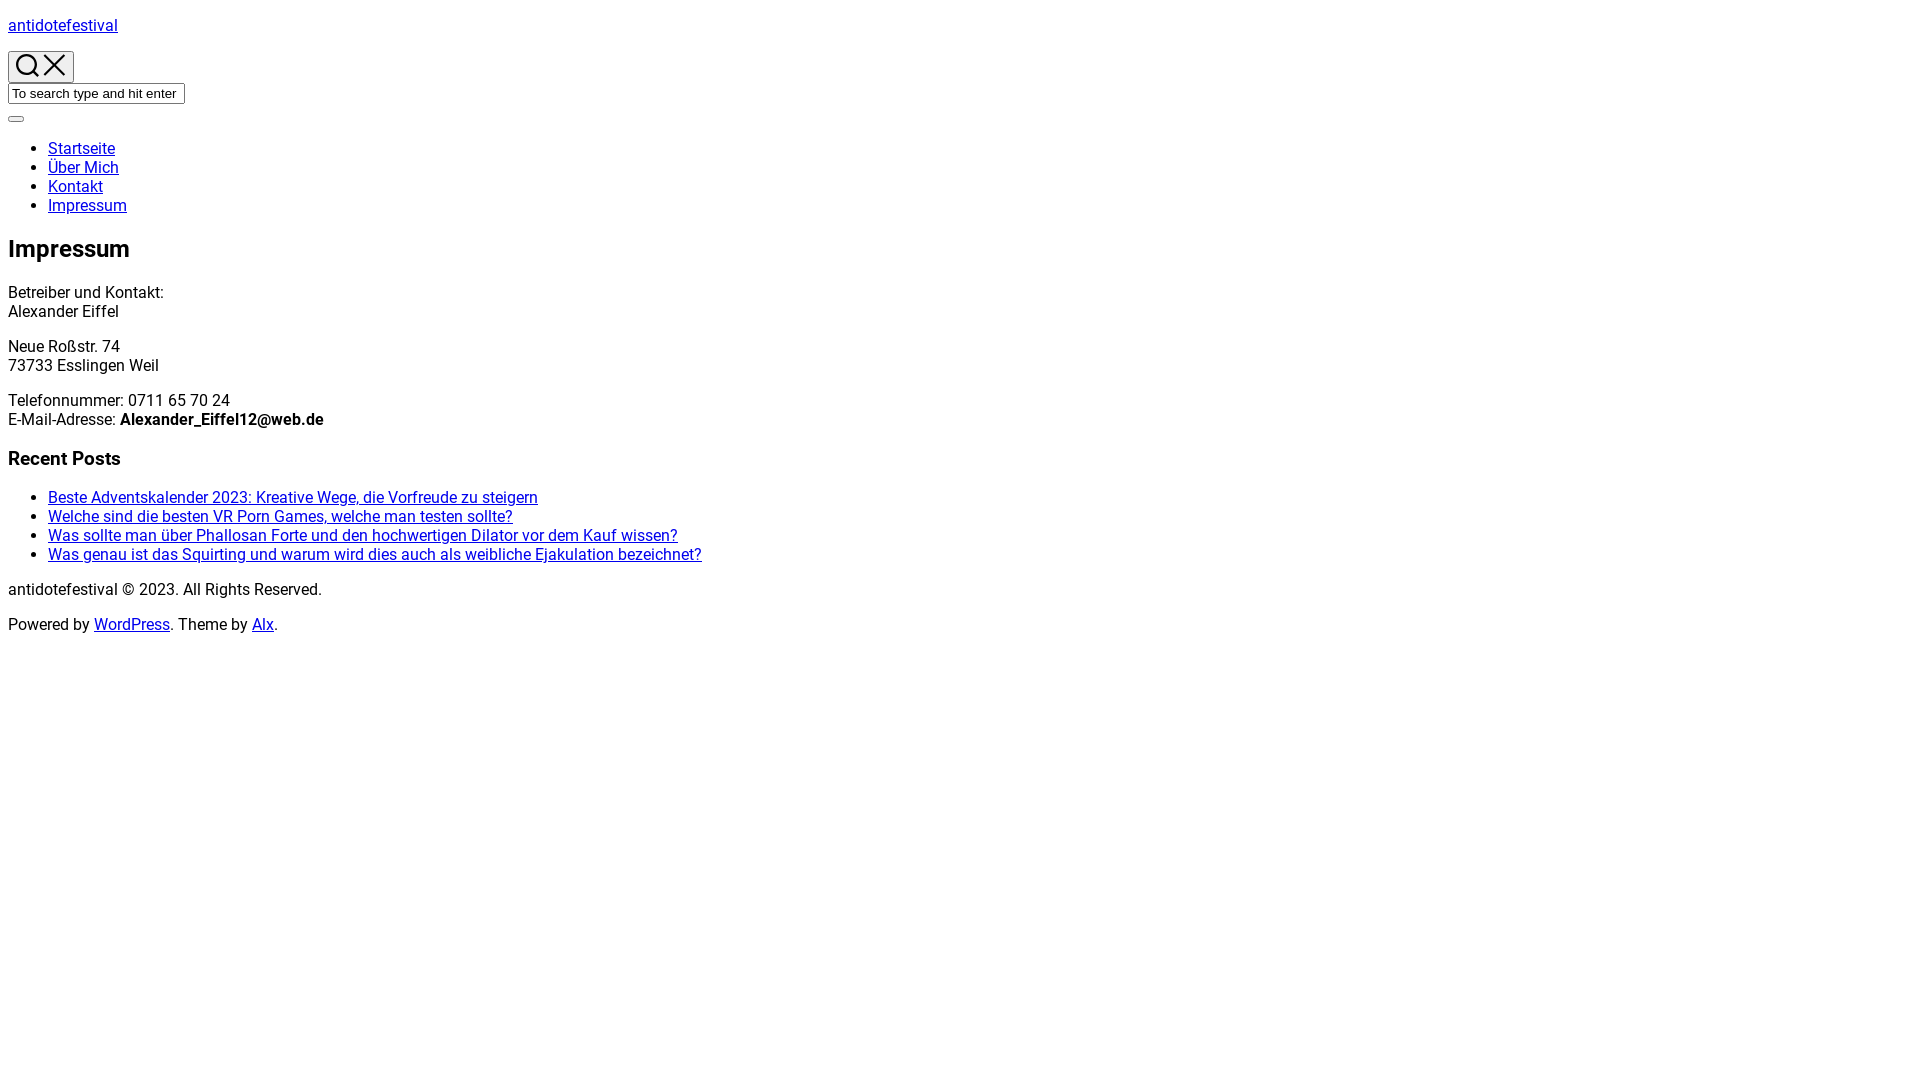  I want to click on 'antidotefestival', so click(62, 25).